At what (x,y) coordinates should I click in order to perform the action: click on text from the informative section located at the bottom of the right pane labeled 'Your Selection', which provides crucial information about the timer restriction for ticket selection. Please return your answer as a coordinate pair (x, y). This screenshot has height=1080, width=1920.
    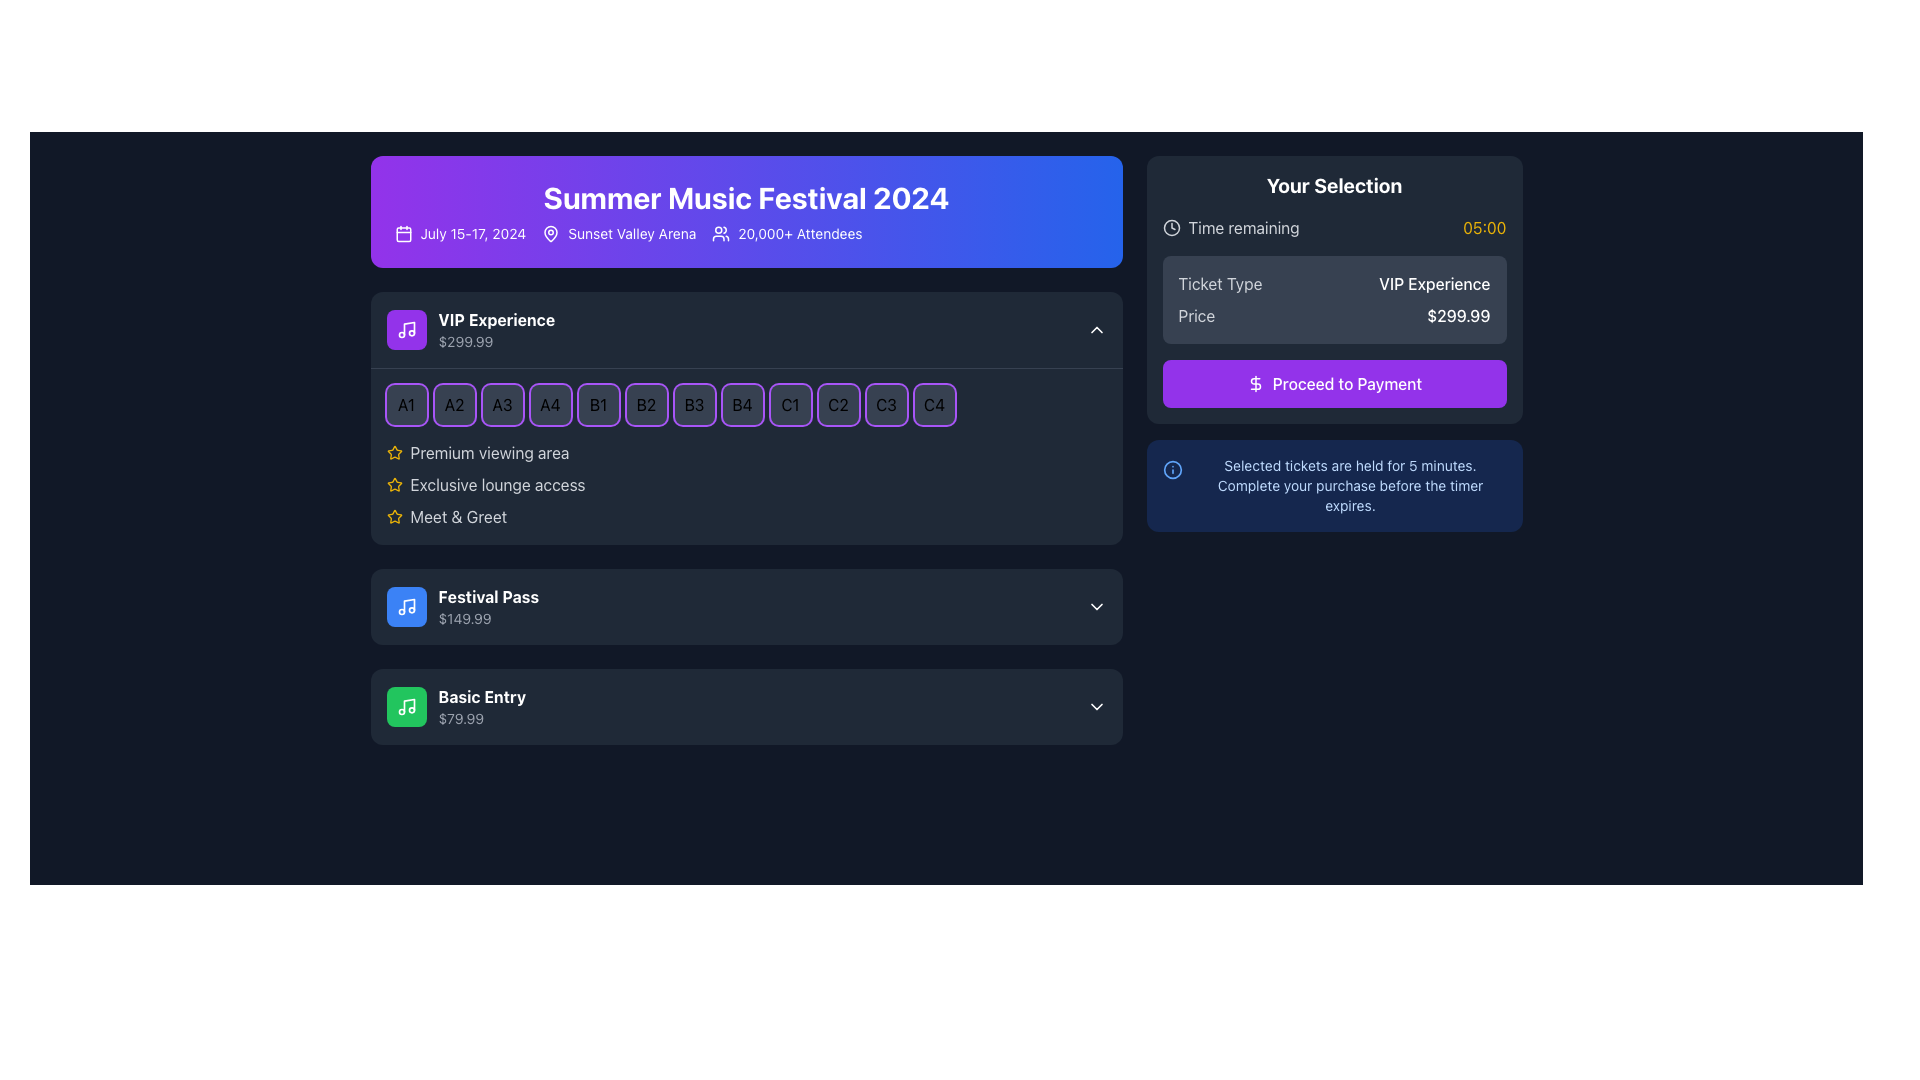
    Looking at the image, I should click on (1334, 486).